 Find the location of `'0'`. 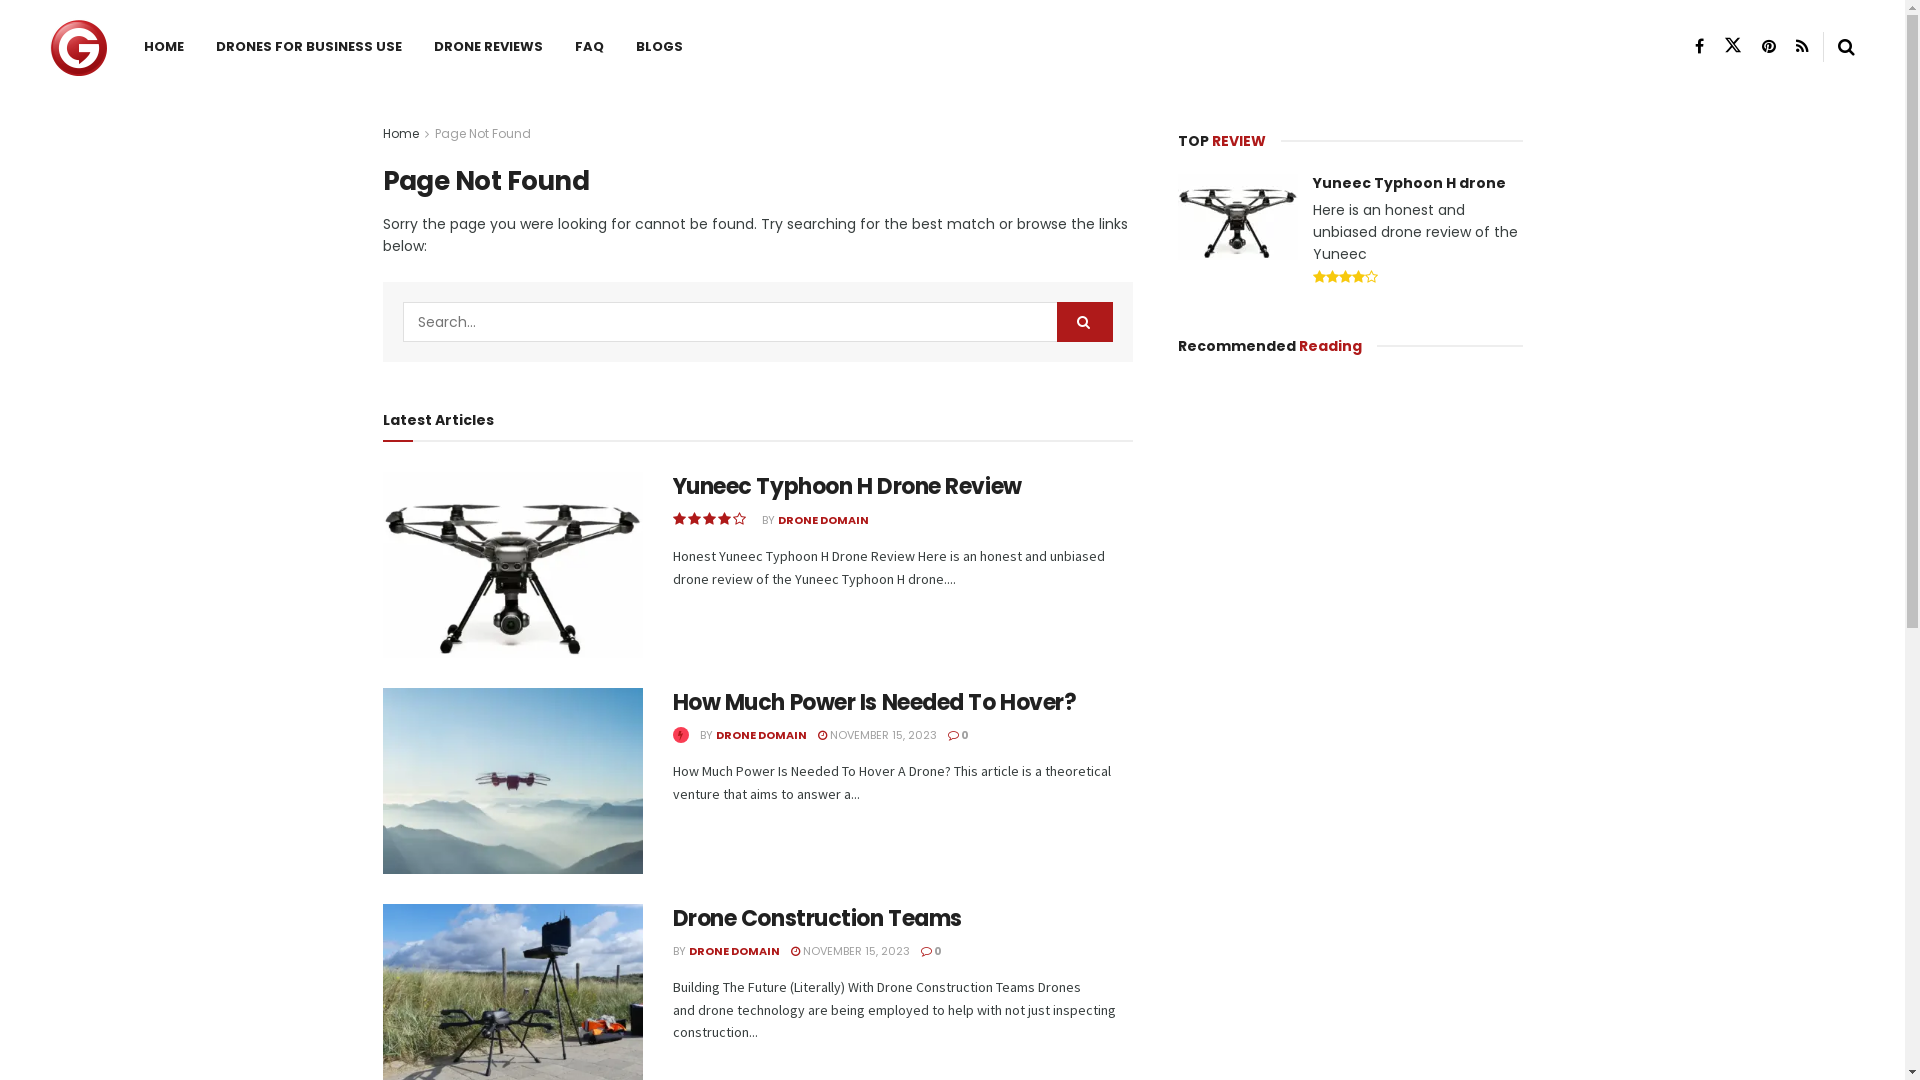

'0' is located at coordinates (929, 950).